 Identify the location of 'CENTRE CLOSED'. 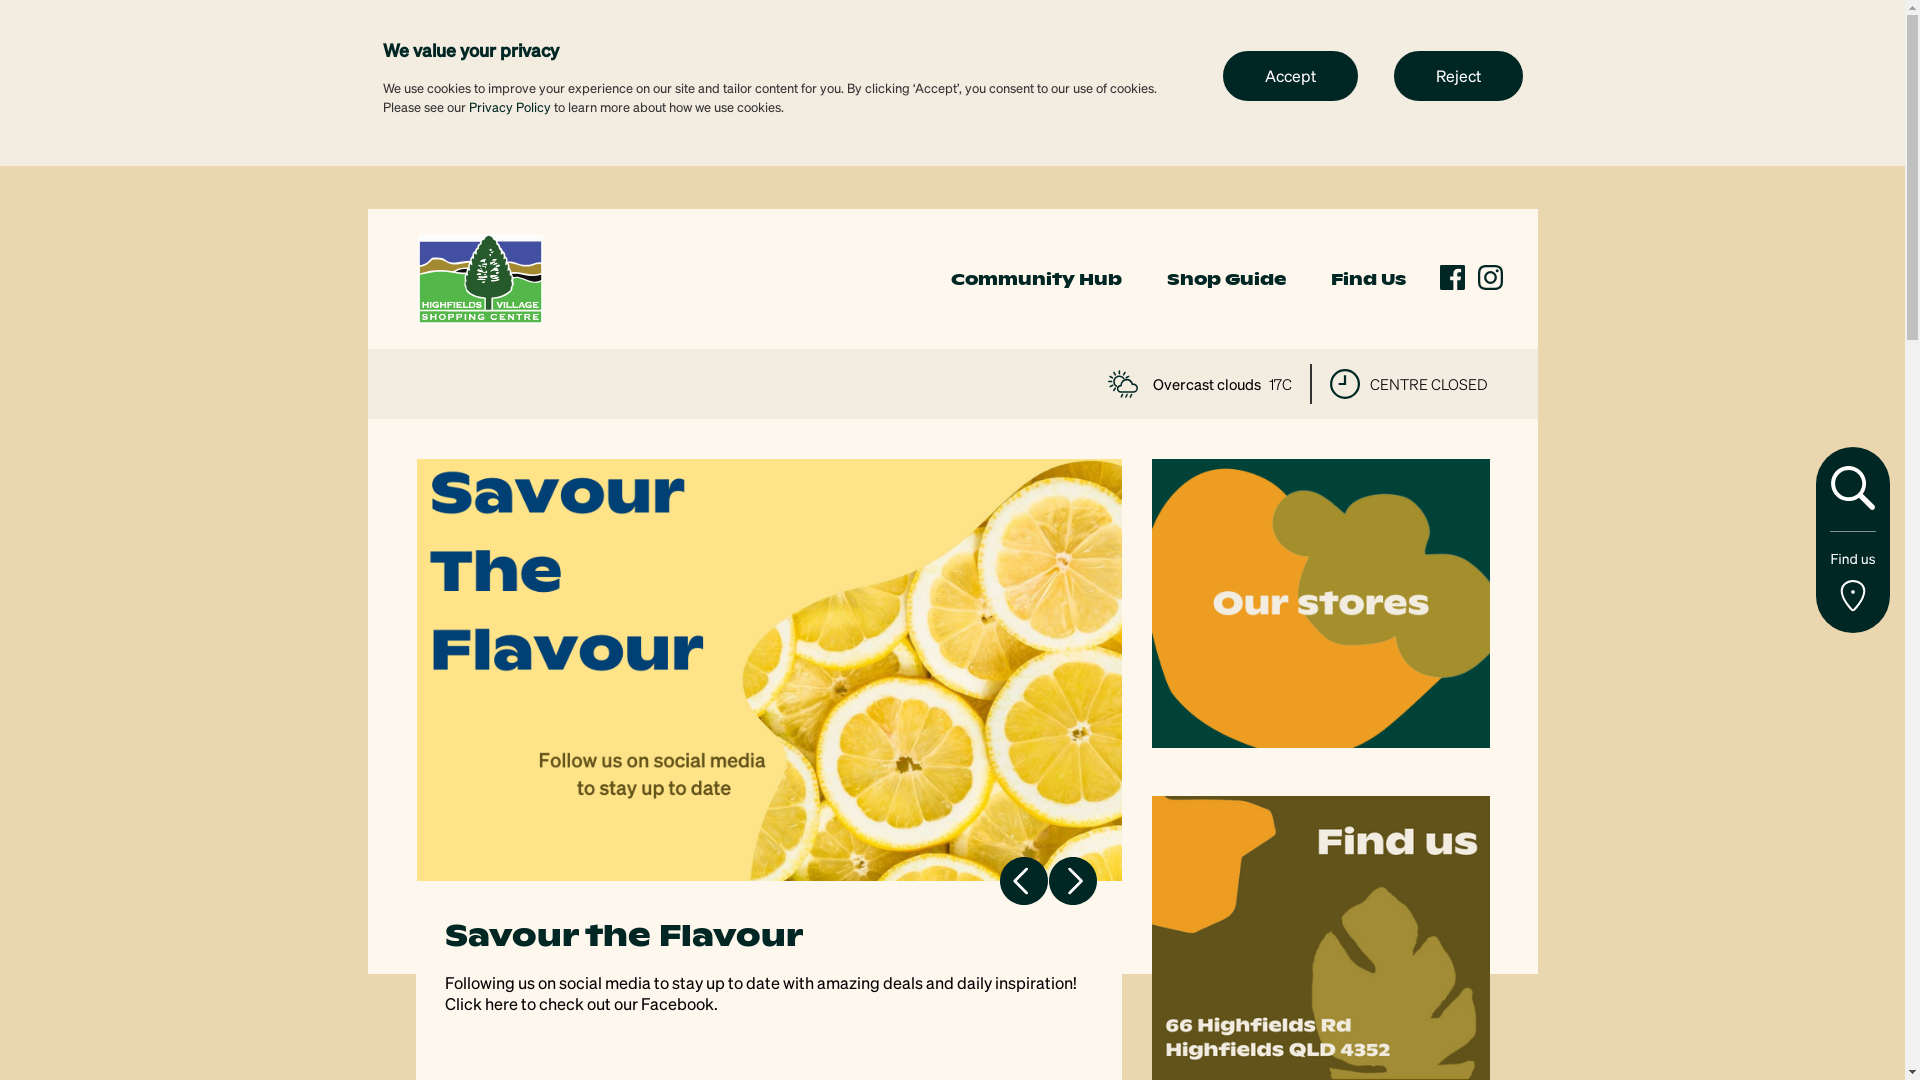
(1408, 384).